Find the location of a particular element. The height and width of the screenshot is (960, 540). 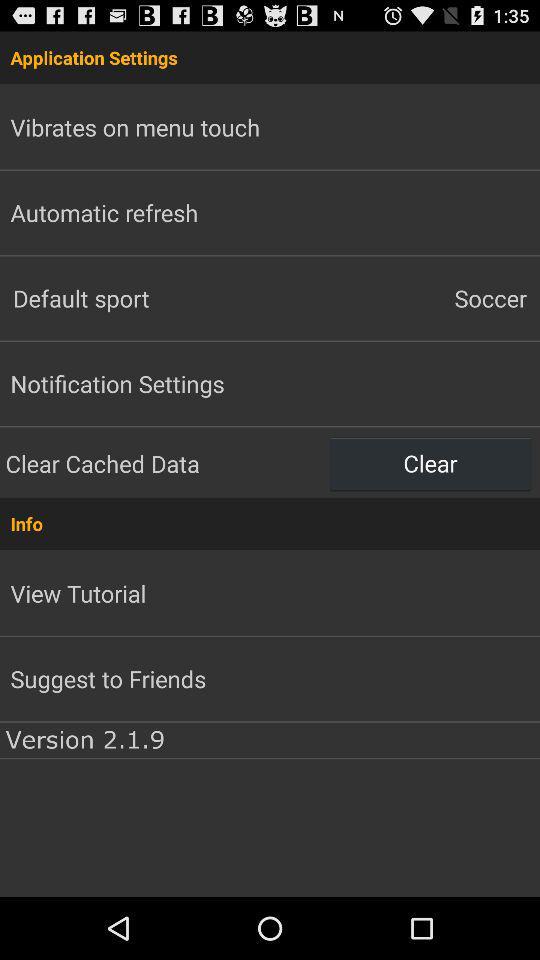

the icon to the left of clear button is located at coordinates (164, 463).